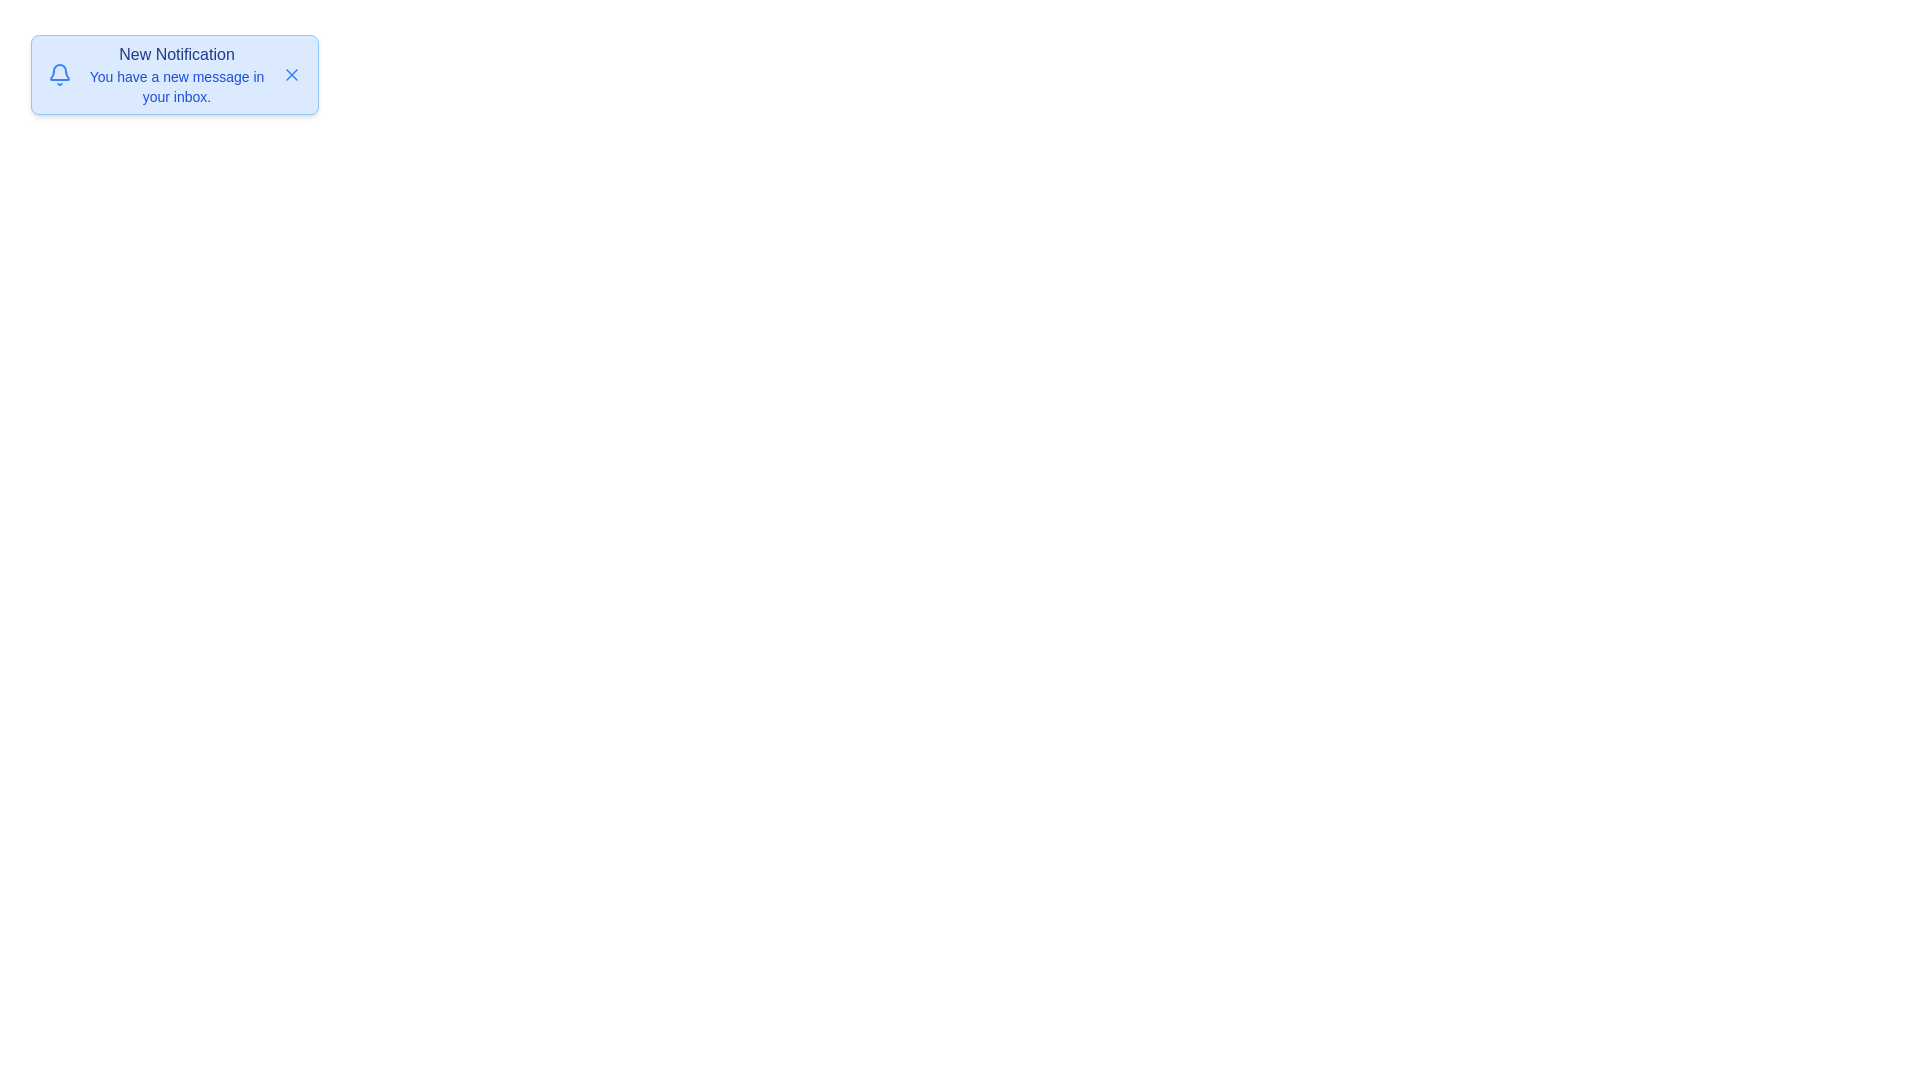 The image size is (1920, 1080). I want to click on the close button represented as an 'X' in the top right corner of the notification card, so click(291, 73).